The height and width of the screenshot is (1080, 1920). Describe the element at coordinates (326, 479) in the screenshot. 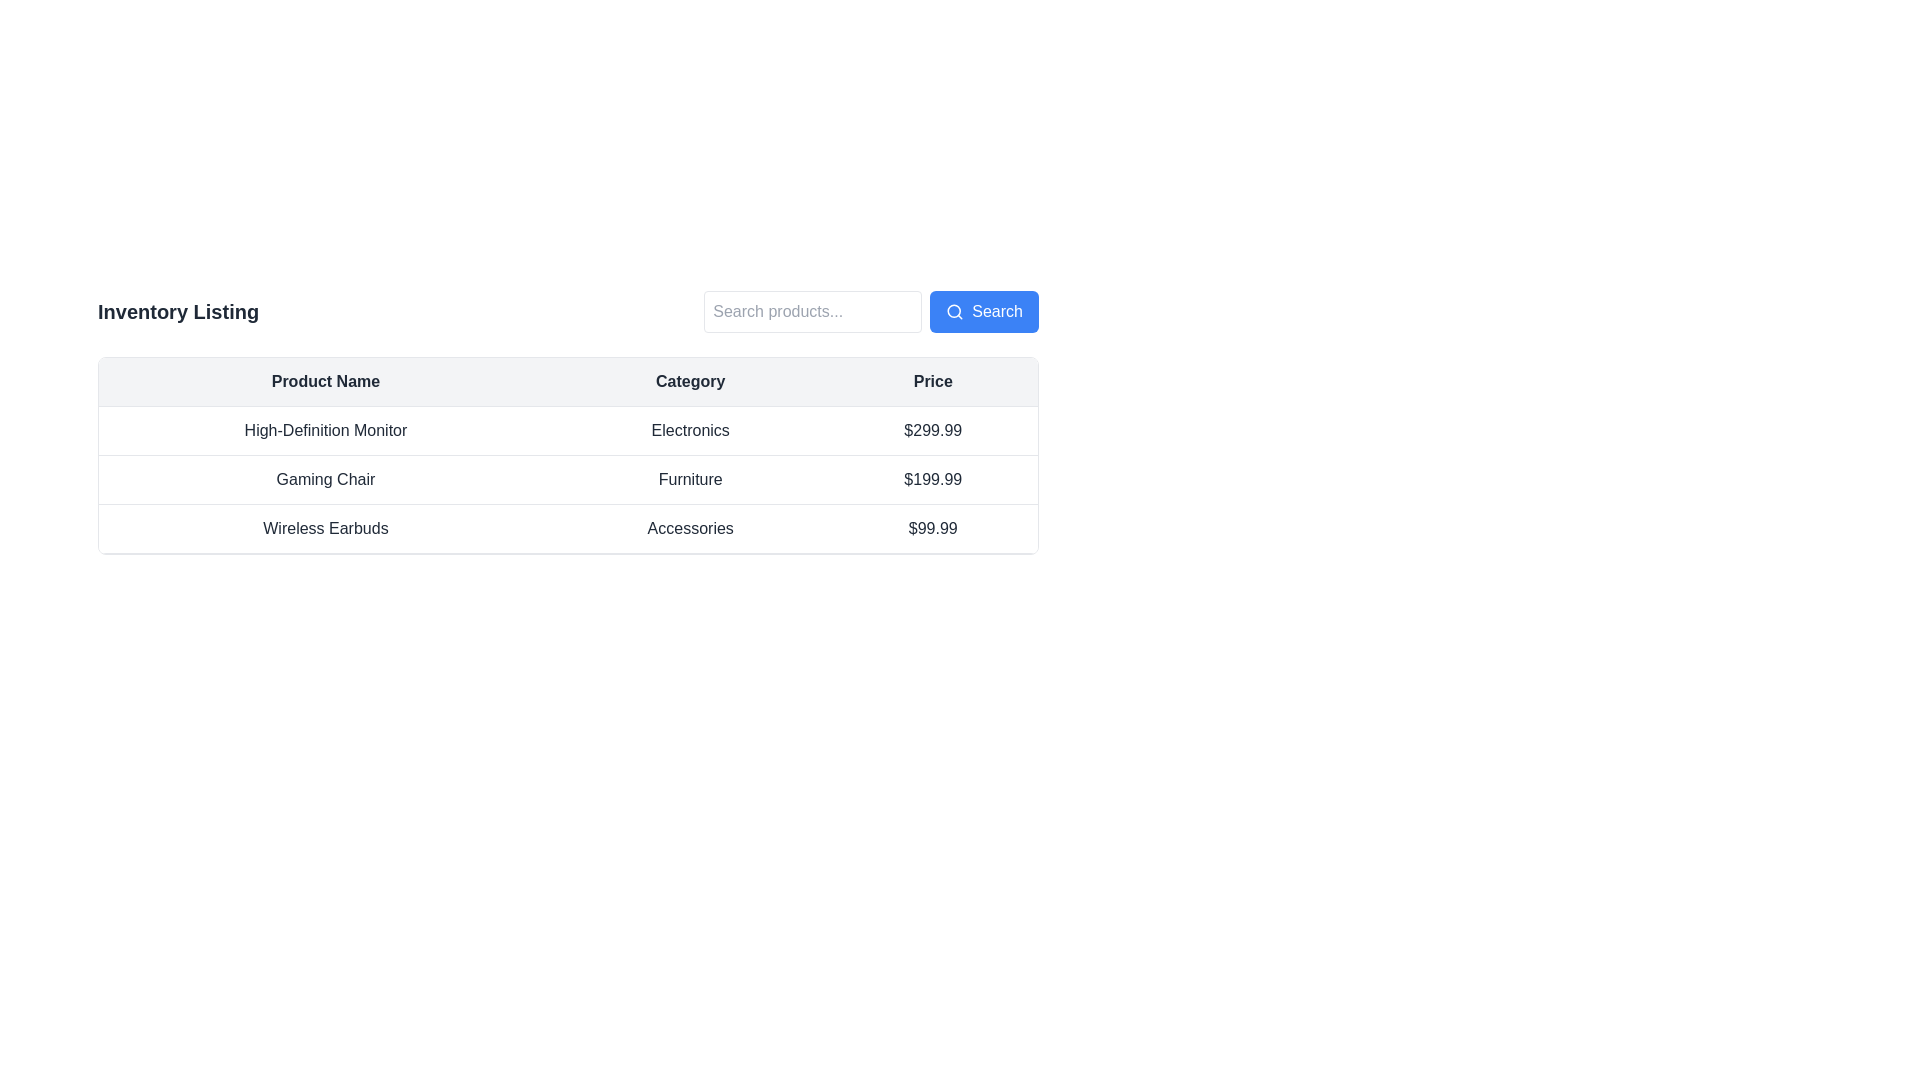

I see `the static text element displaying 'Gaming Chair' located in the first column of the second row in a table under the 'Product Name' column heading` at that location.